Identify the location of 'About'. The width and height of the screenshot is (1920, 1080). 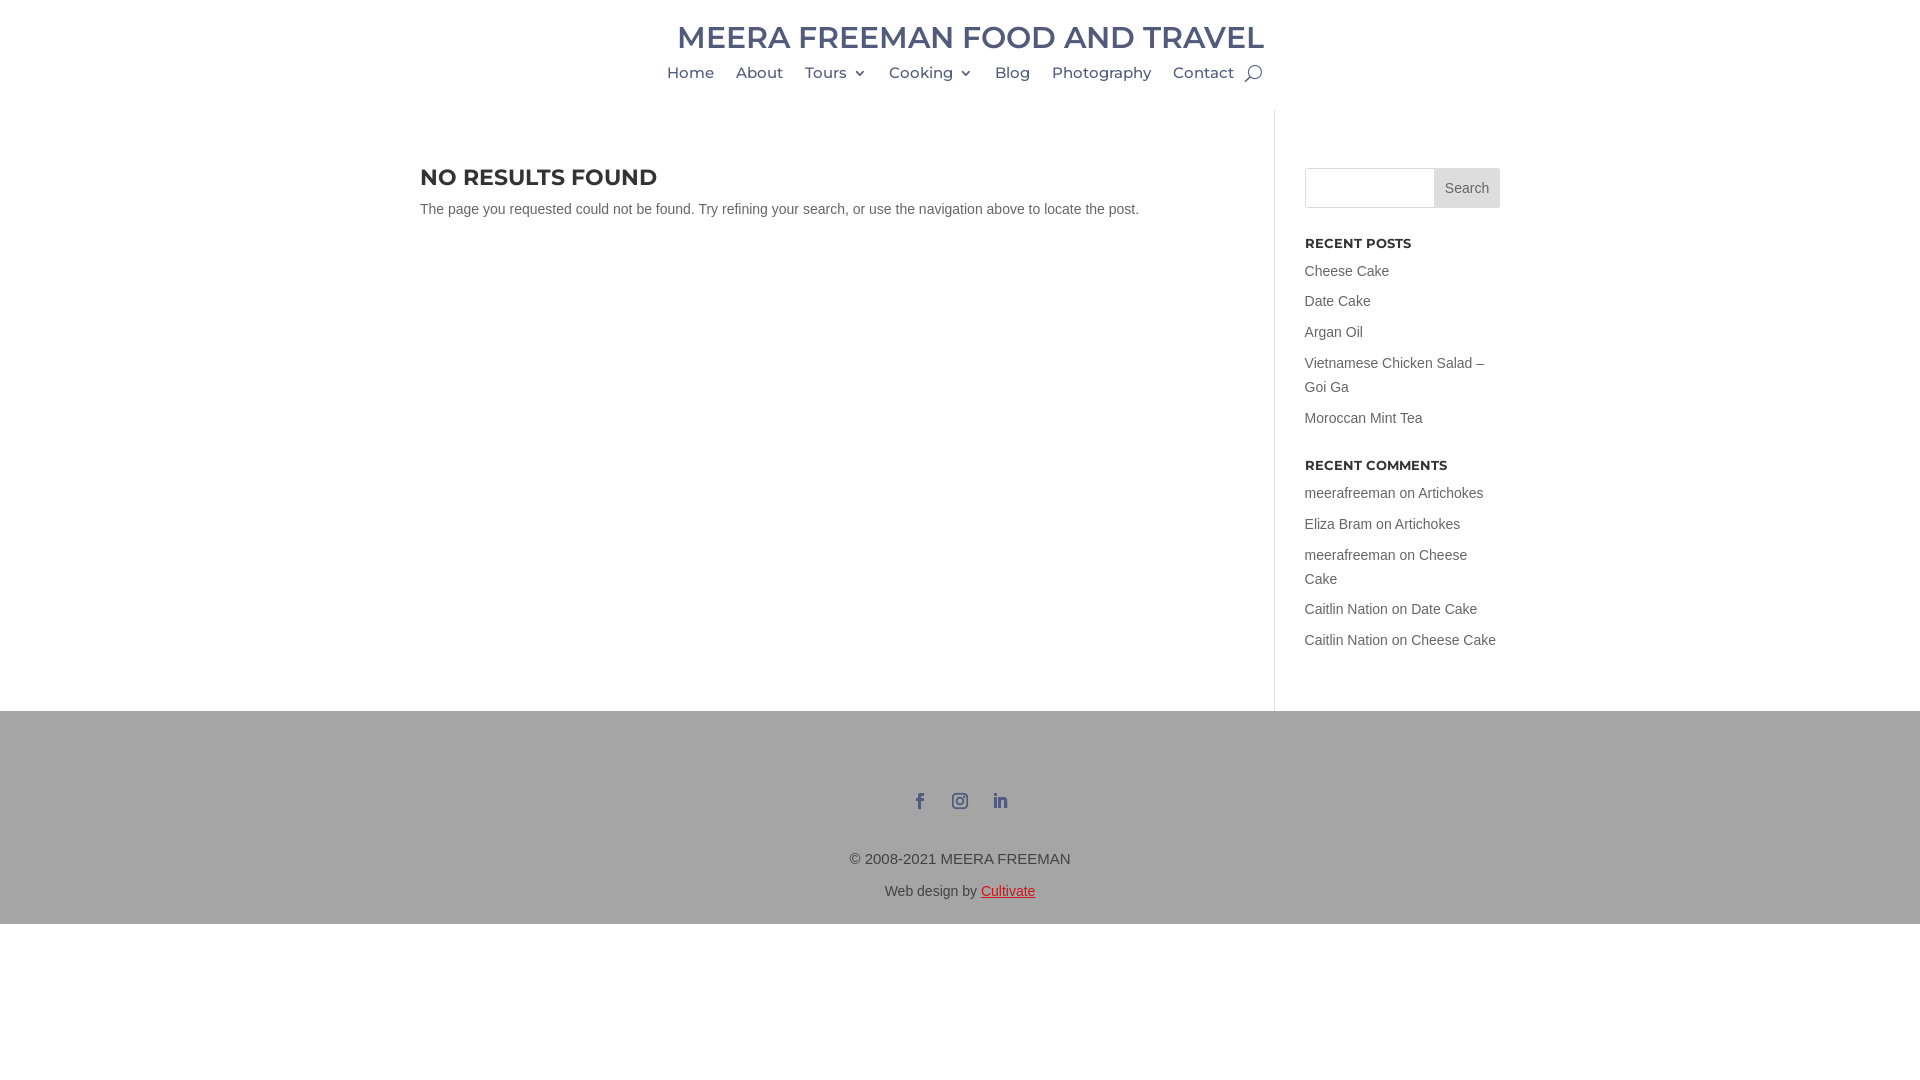
(734, 76).